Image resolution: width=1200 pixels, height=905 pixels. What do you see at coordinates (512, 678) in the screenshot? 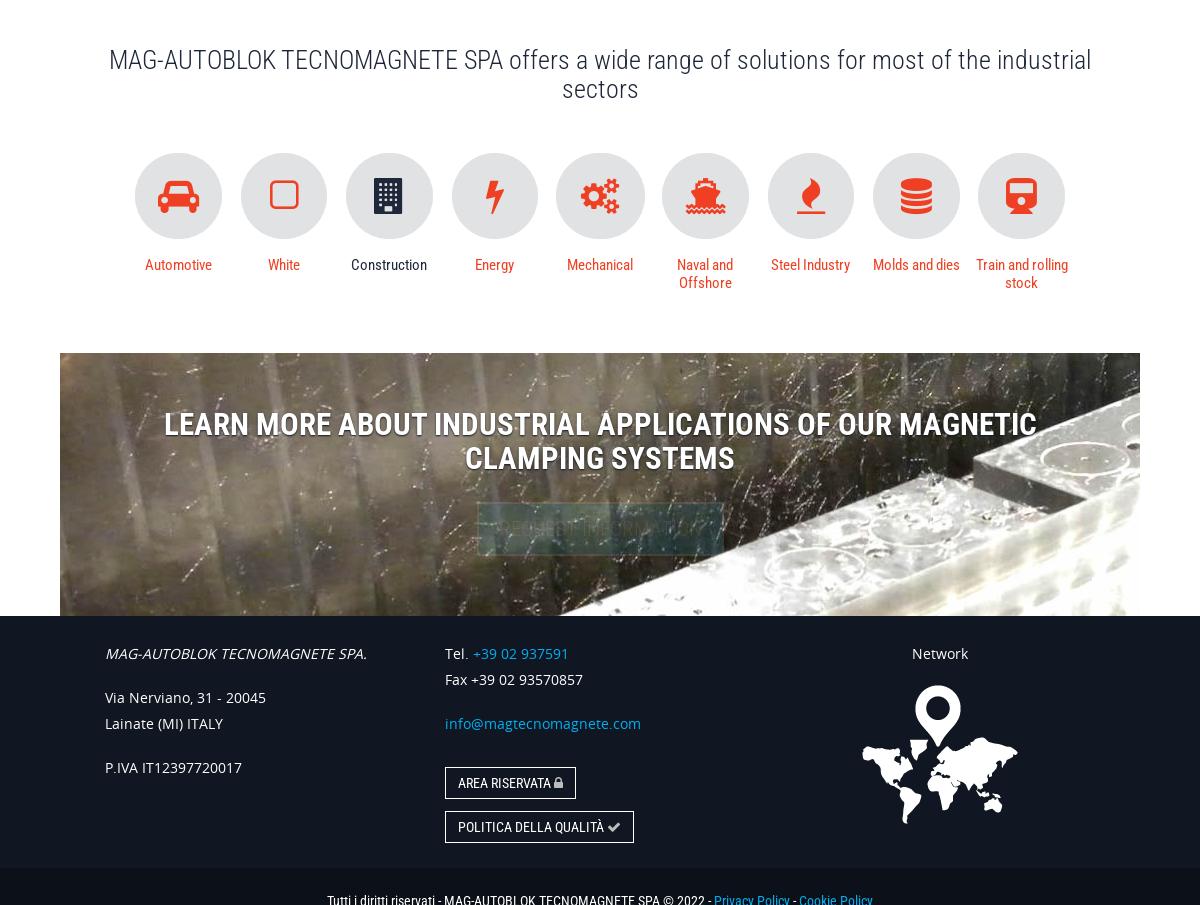
I see `'Fax +39 02 93570857'` at bounding box center [512, 678].